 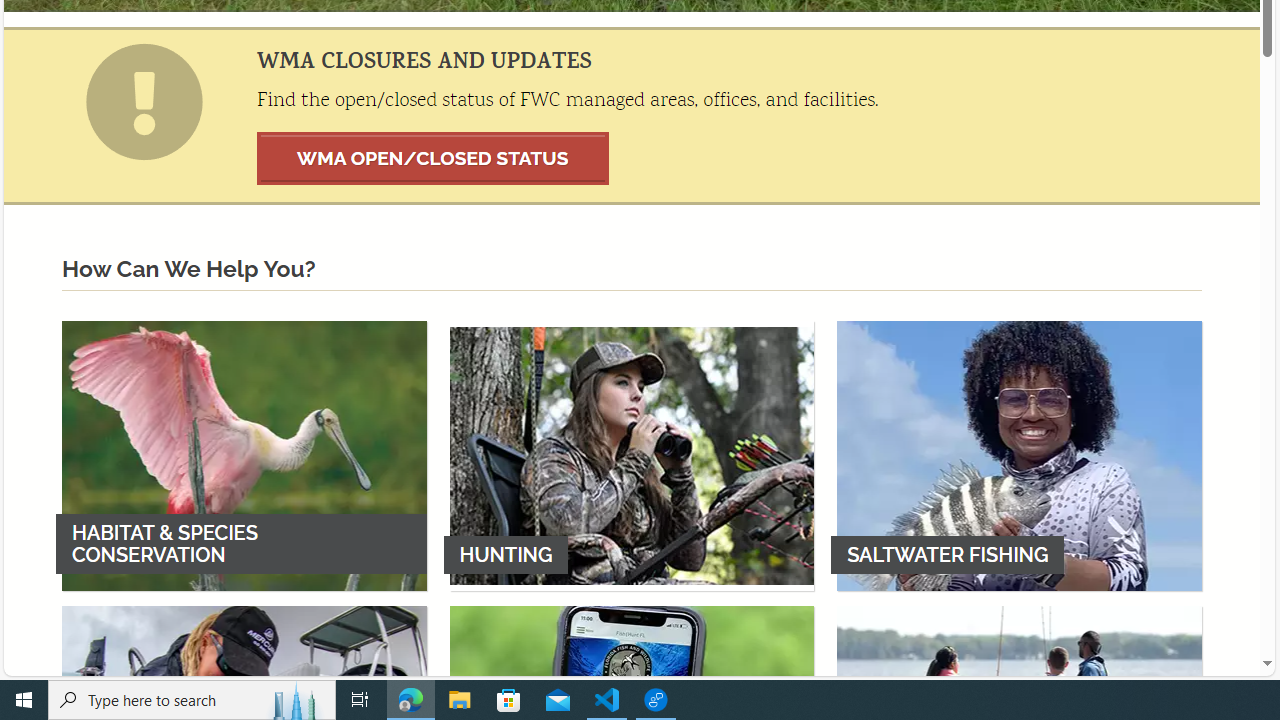 I want to click on 'SALTWATER FISHING', so click(x=1019, y=455).